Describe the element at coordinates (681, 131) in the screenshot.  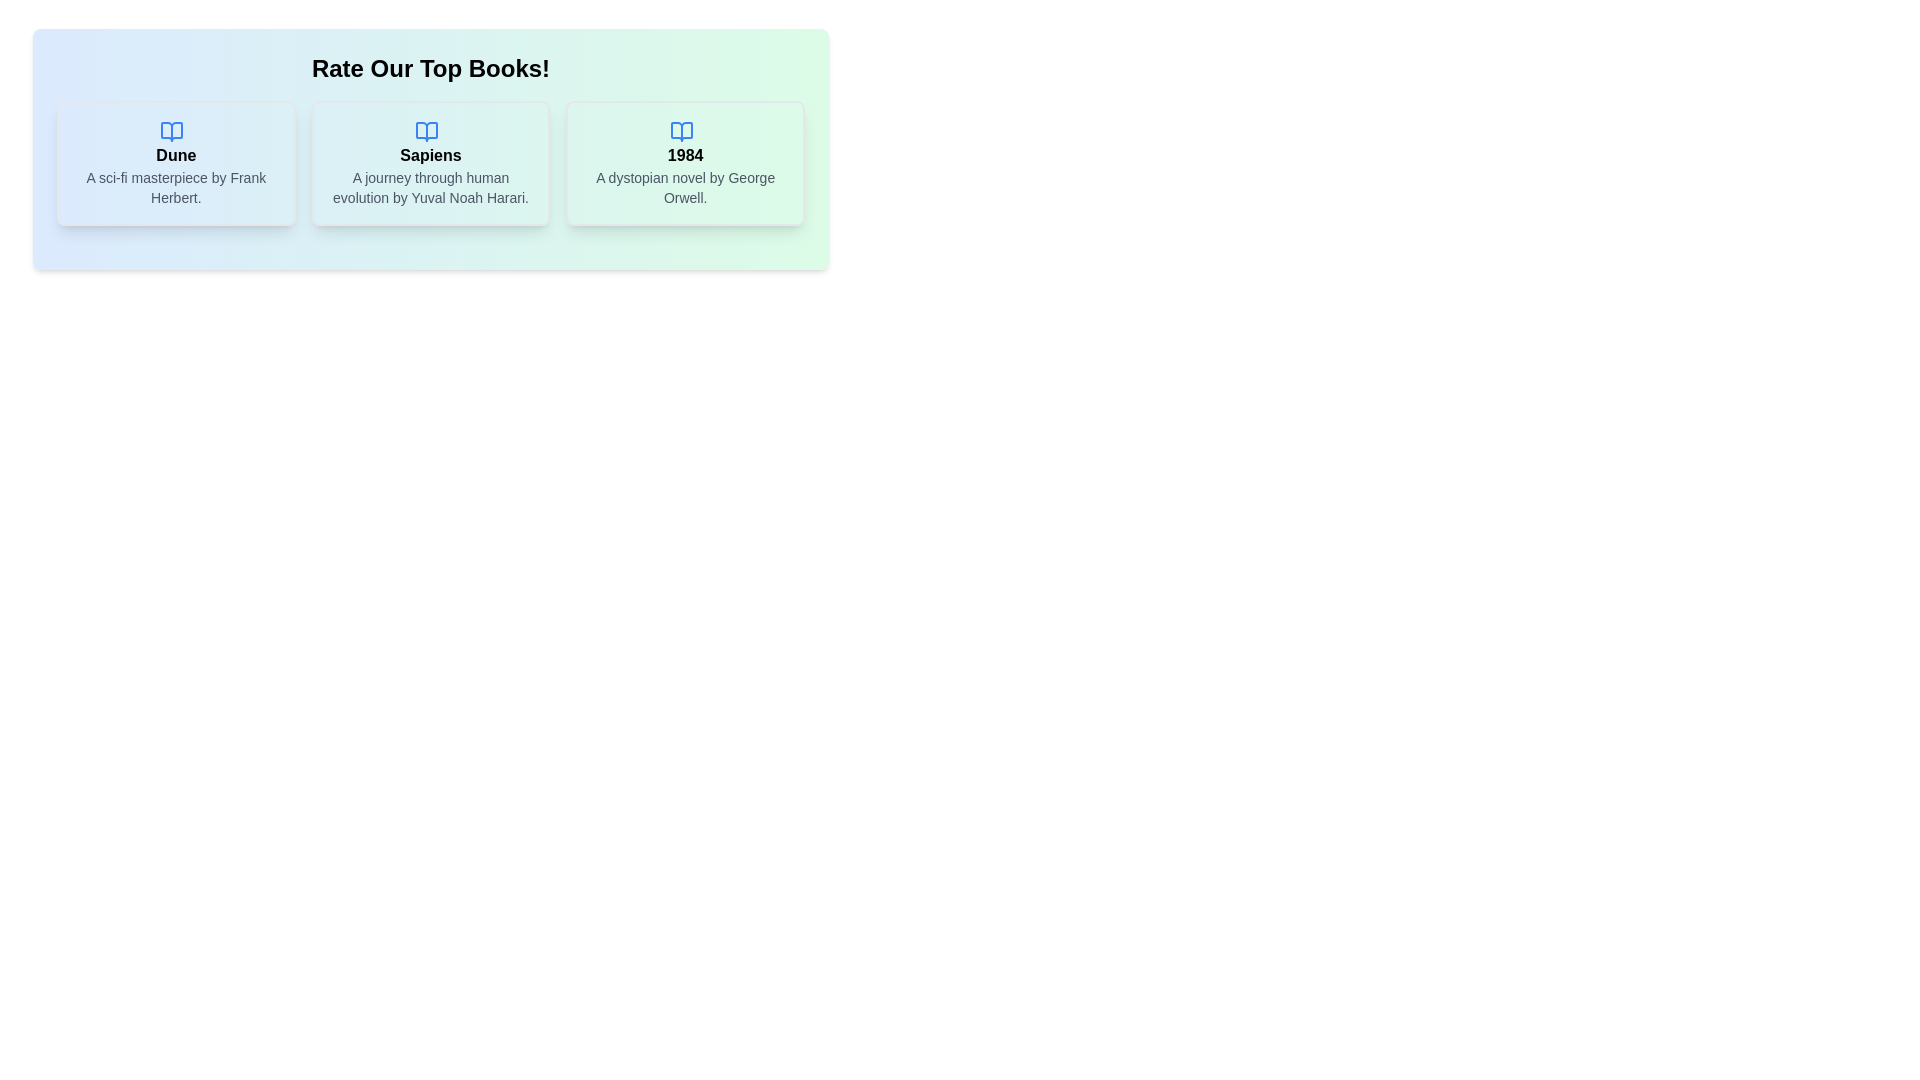
I see `the decorative book icon located in the top-left corner of the card containing the text '1984' and 'A dystopian novel by George Orwell.'` at that location.